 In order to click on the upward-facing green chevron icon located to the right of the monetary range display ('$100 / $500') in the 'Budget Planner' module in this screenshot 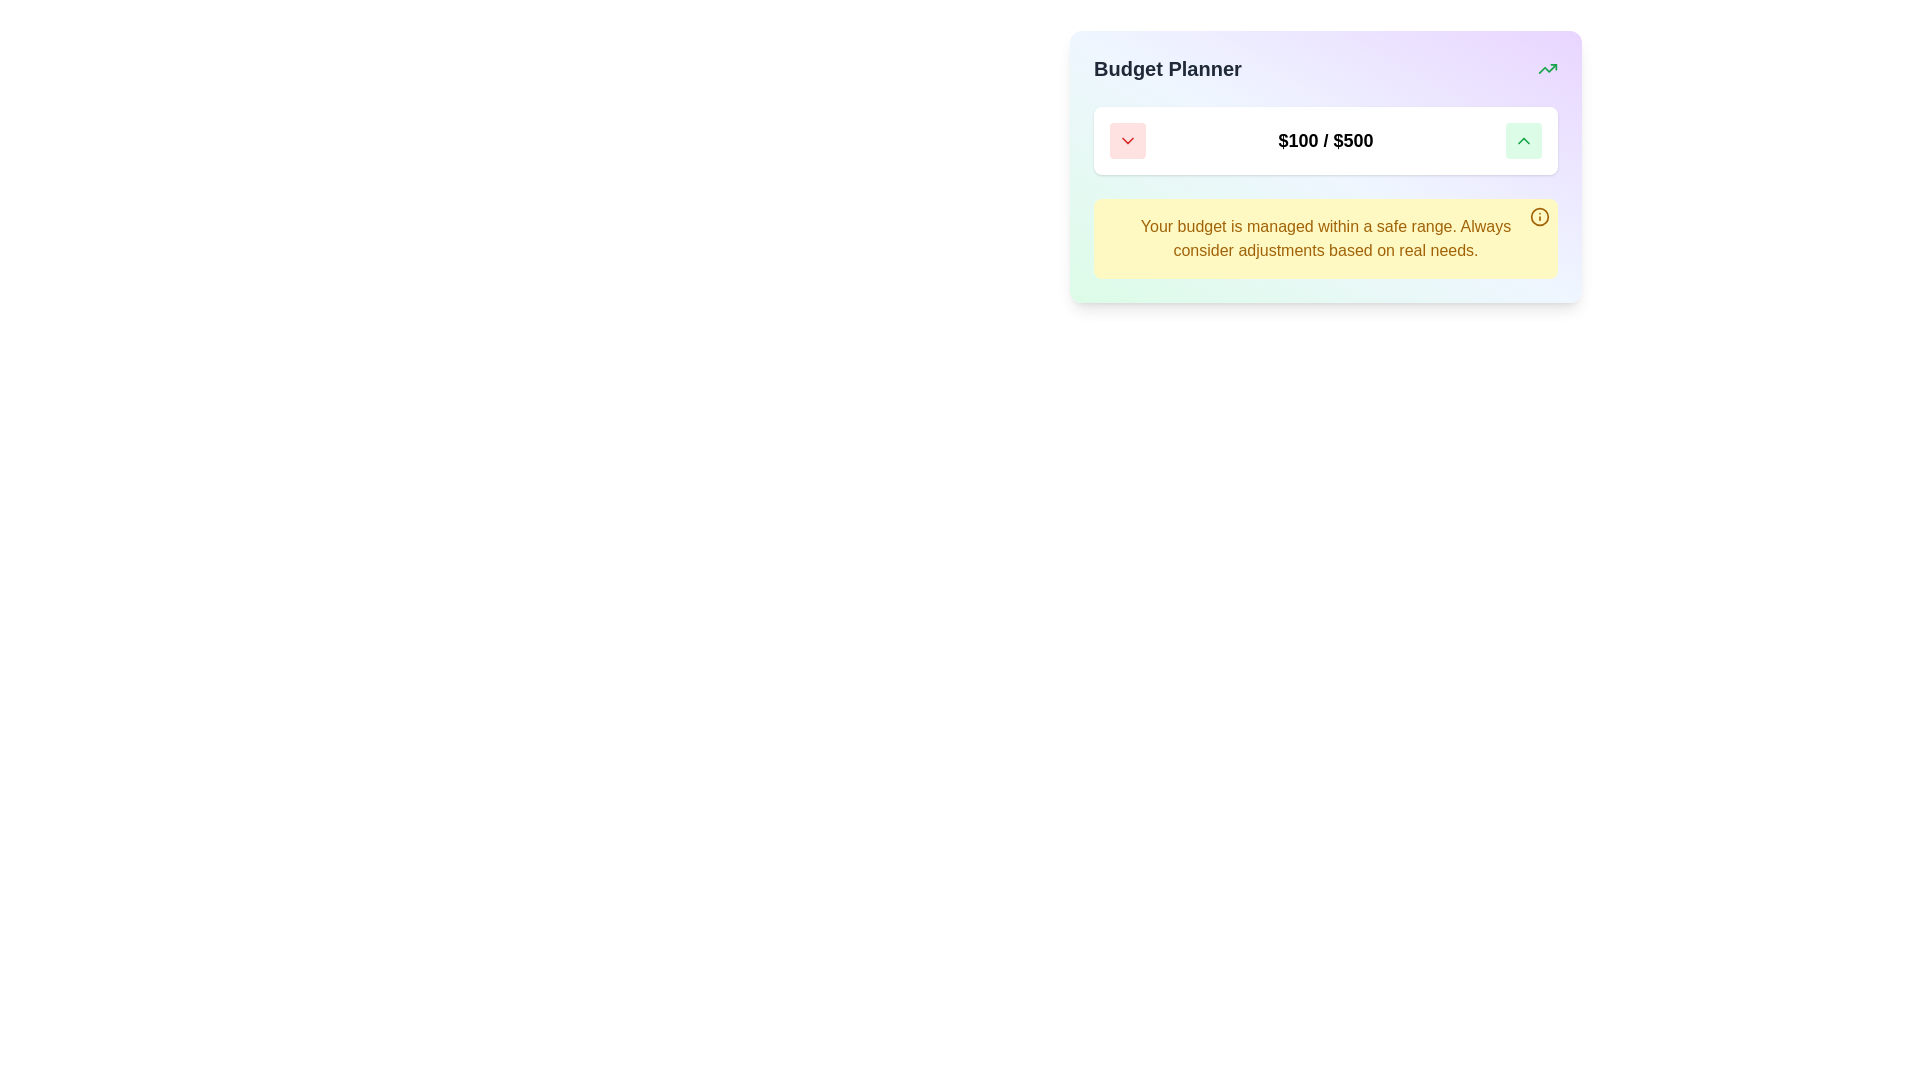, I will do `click(1522, 140)`.